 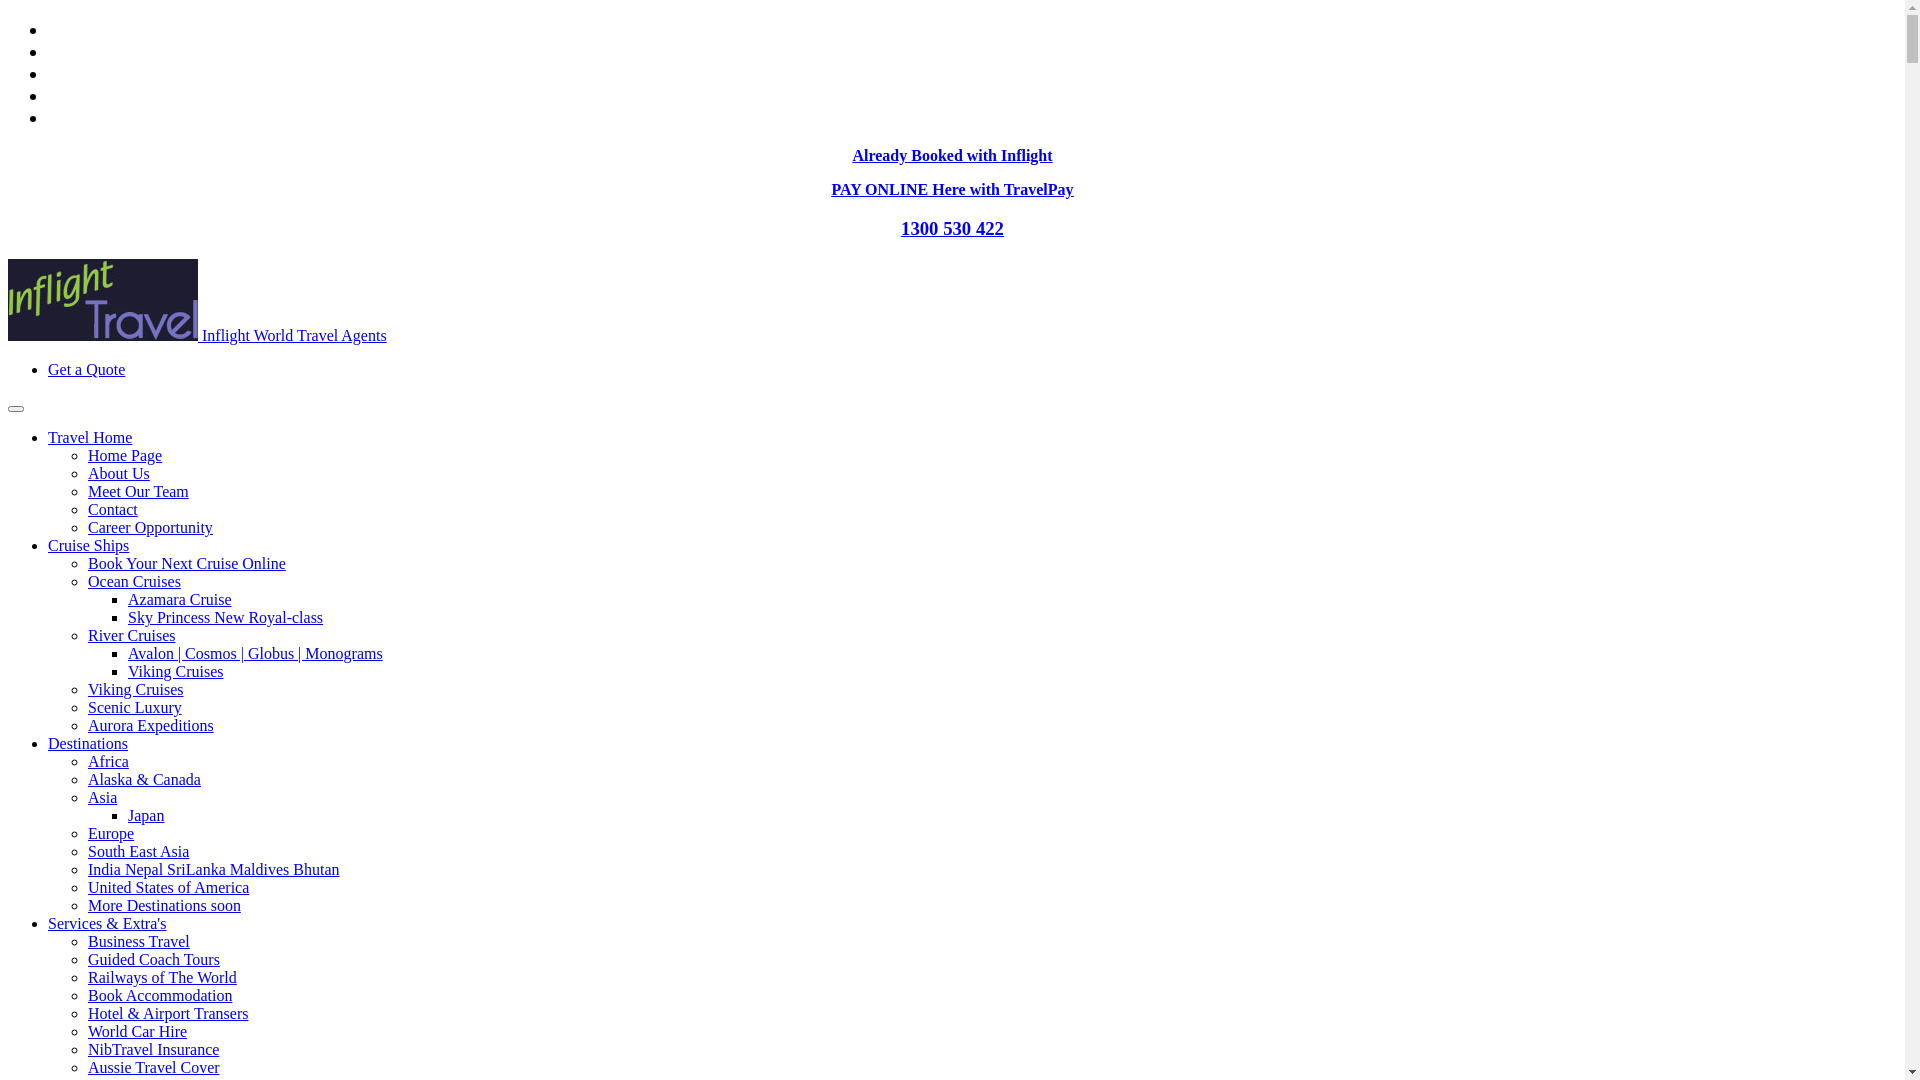 I want to click on 'Home Page', so click(x=123, y=455).